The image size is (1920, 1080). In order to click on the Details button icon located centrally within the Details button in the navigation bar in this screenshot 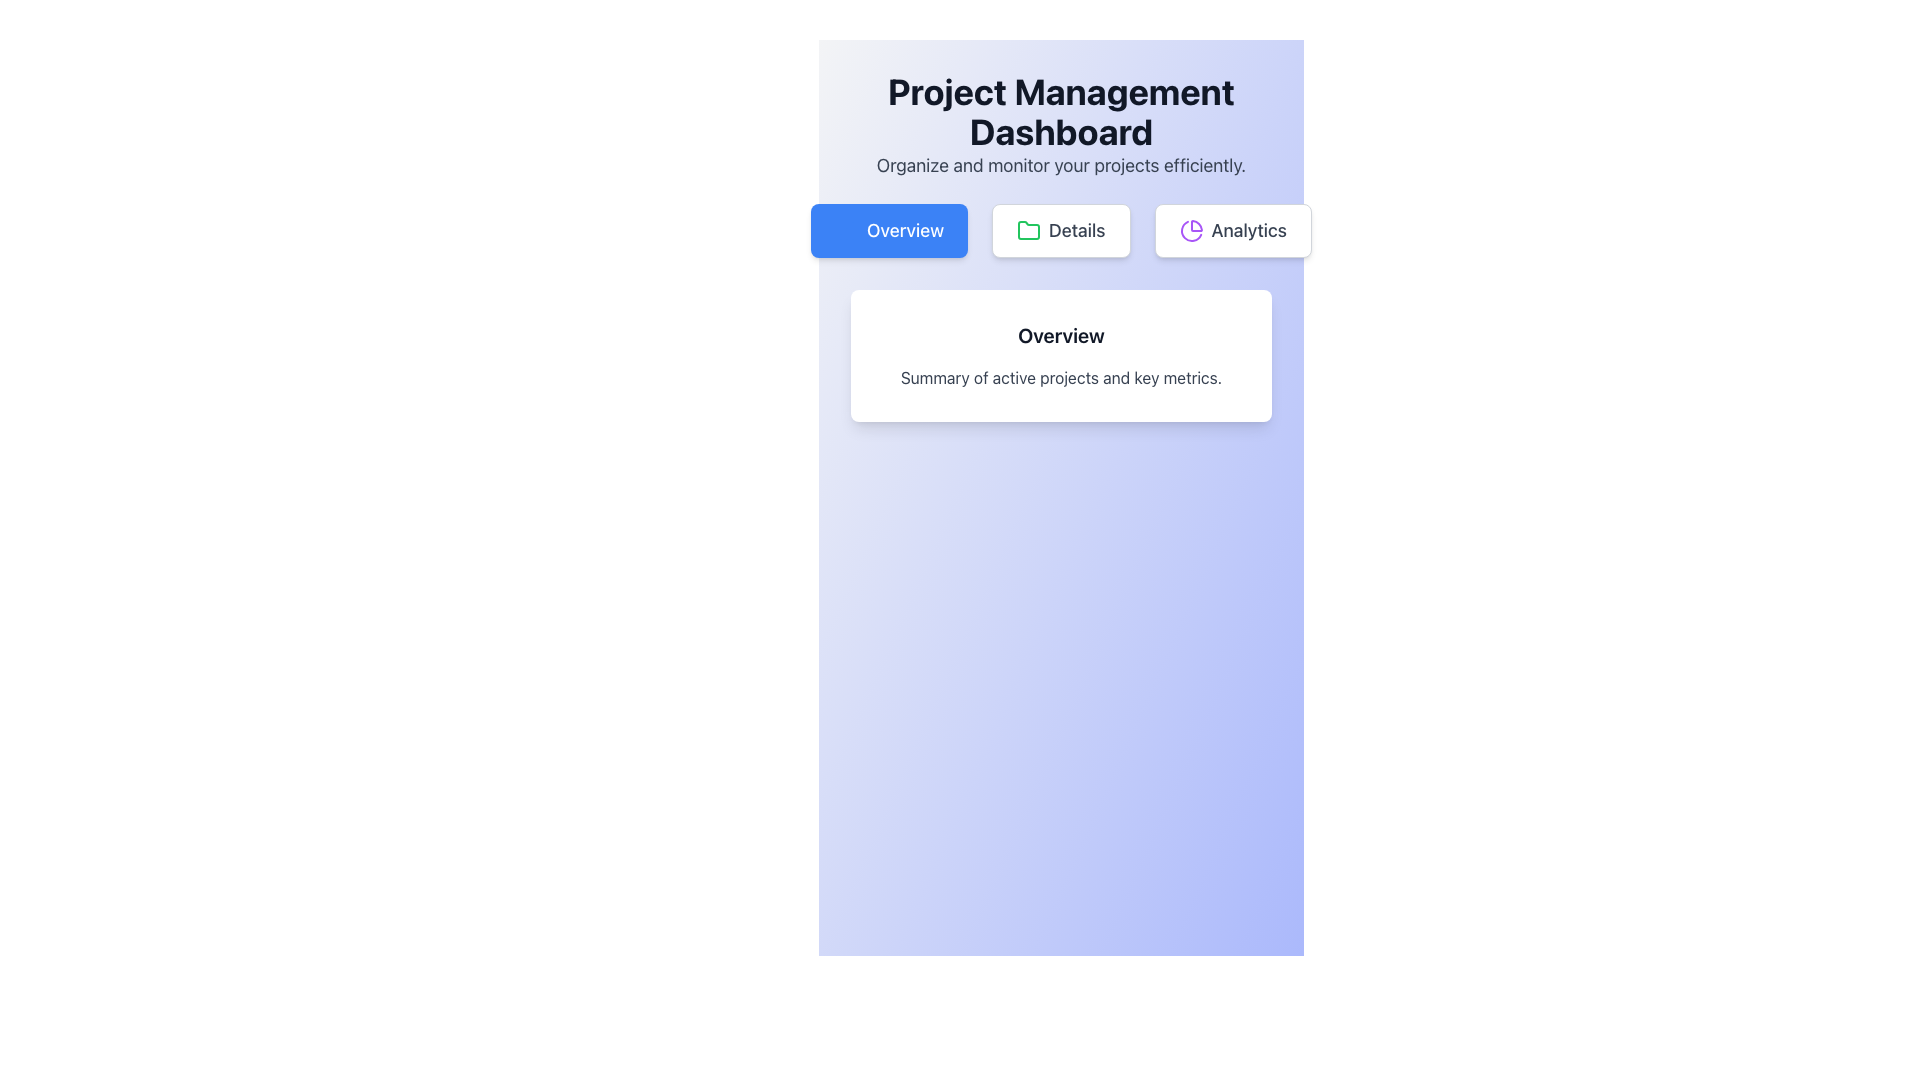, I will do `click(1029, 229)`.